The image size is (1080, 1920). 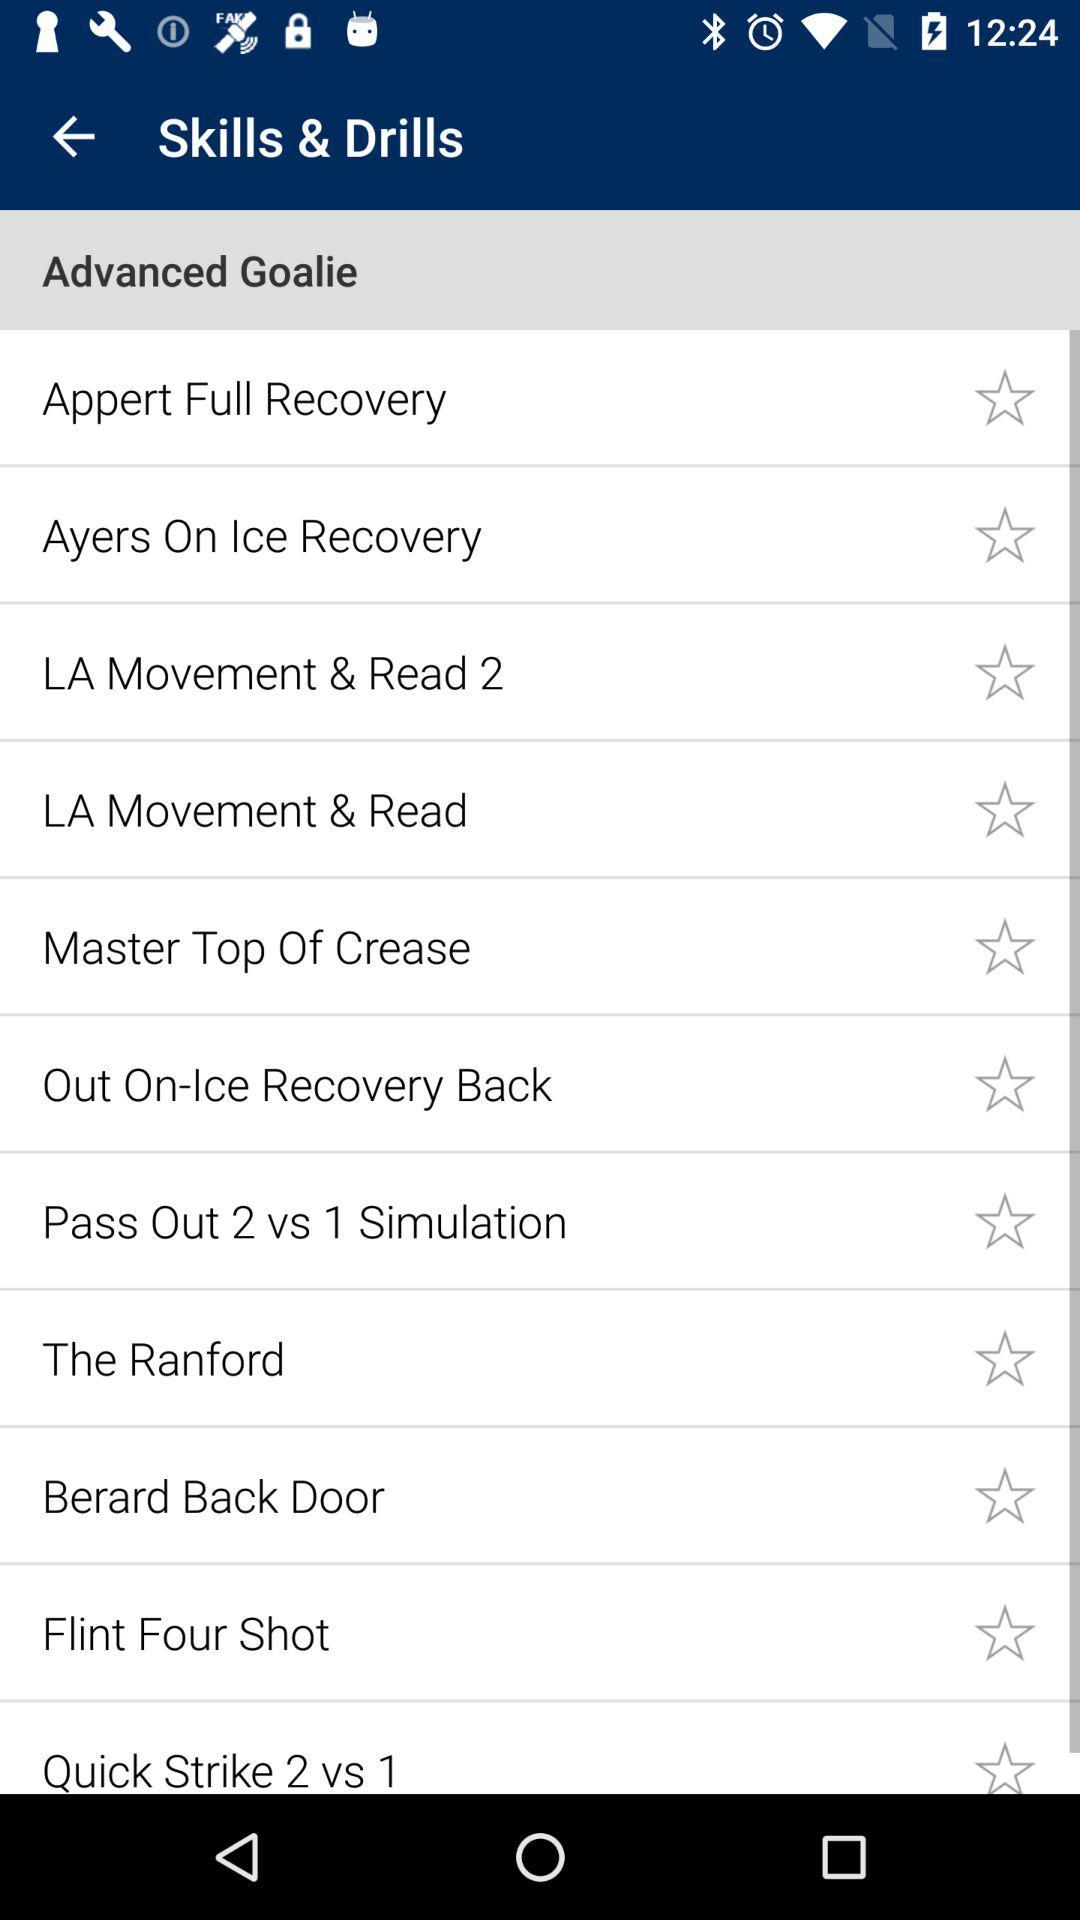 I want to click on favorite, so click(x=1026, y=808).